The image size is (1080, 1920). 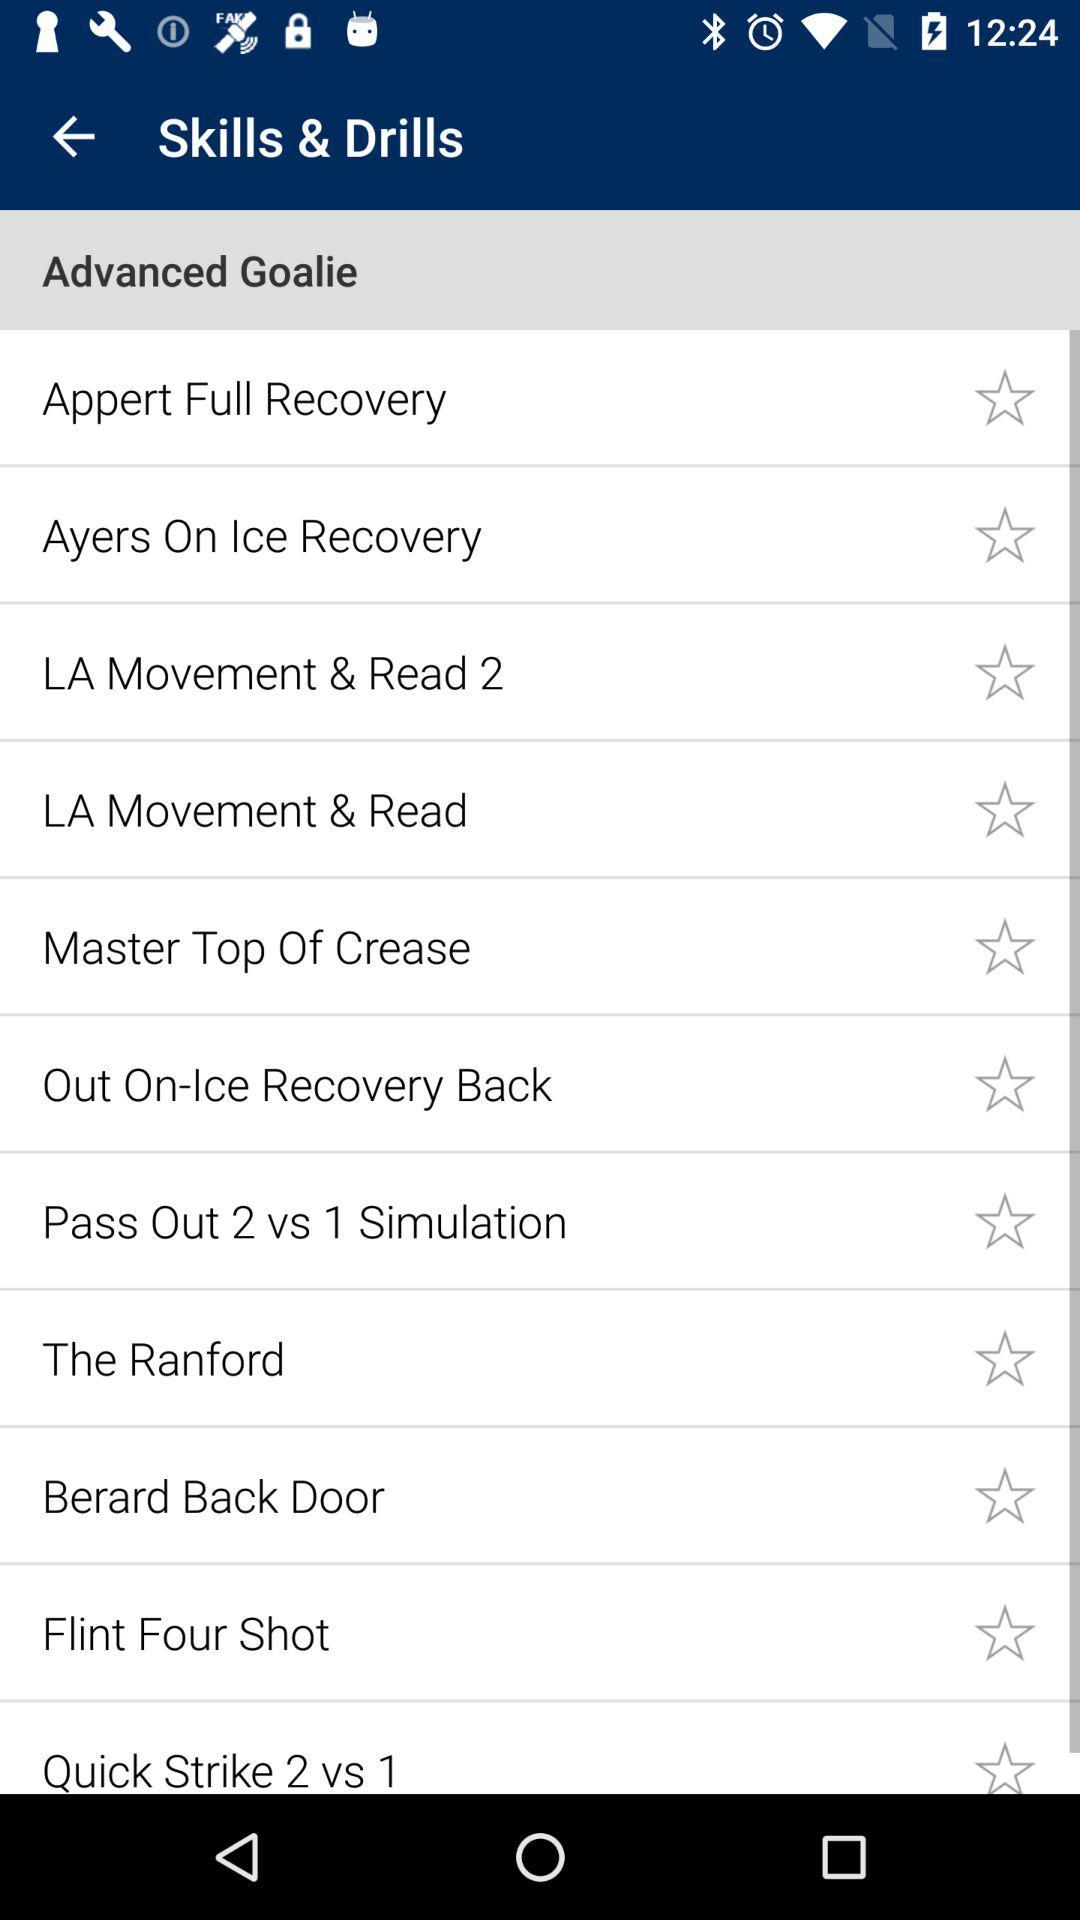 I want to click on favorite, so click(x=1026, y=808).